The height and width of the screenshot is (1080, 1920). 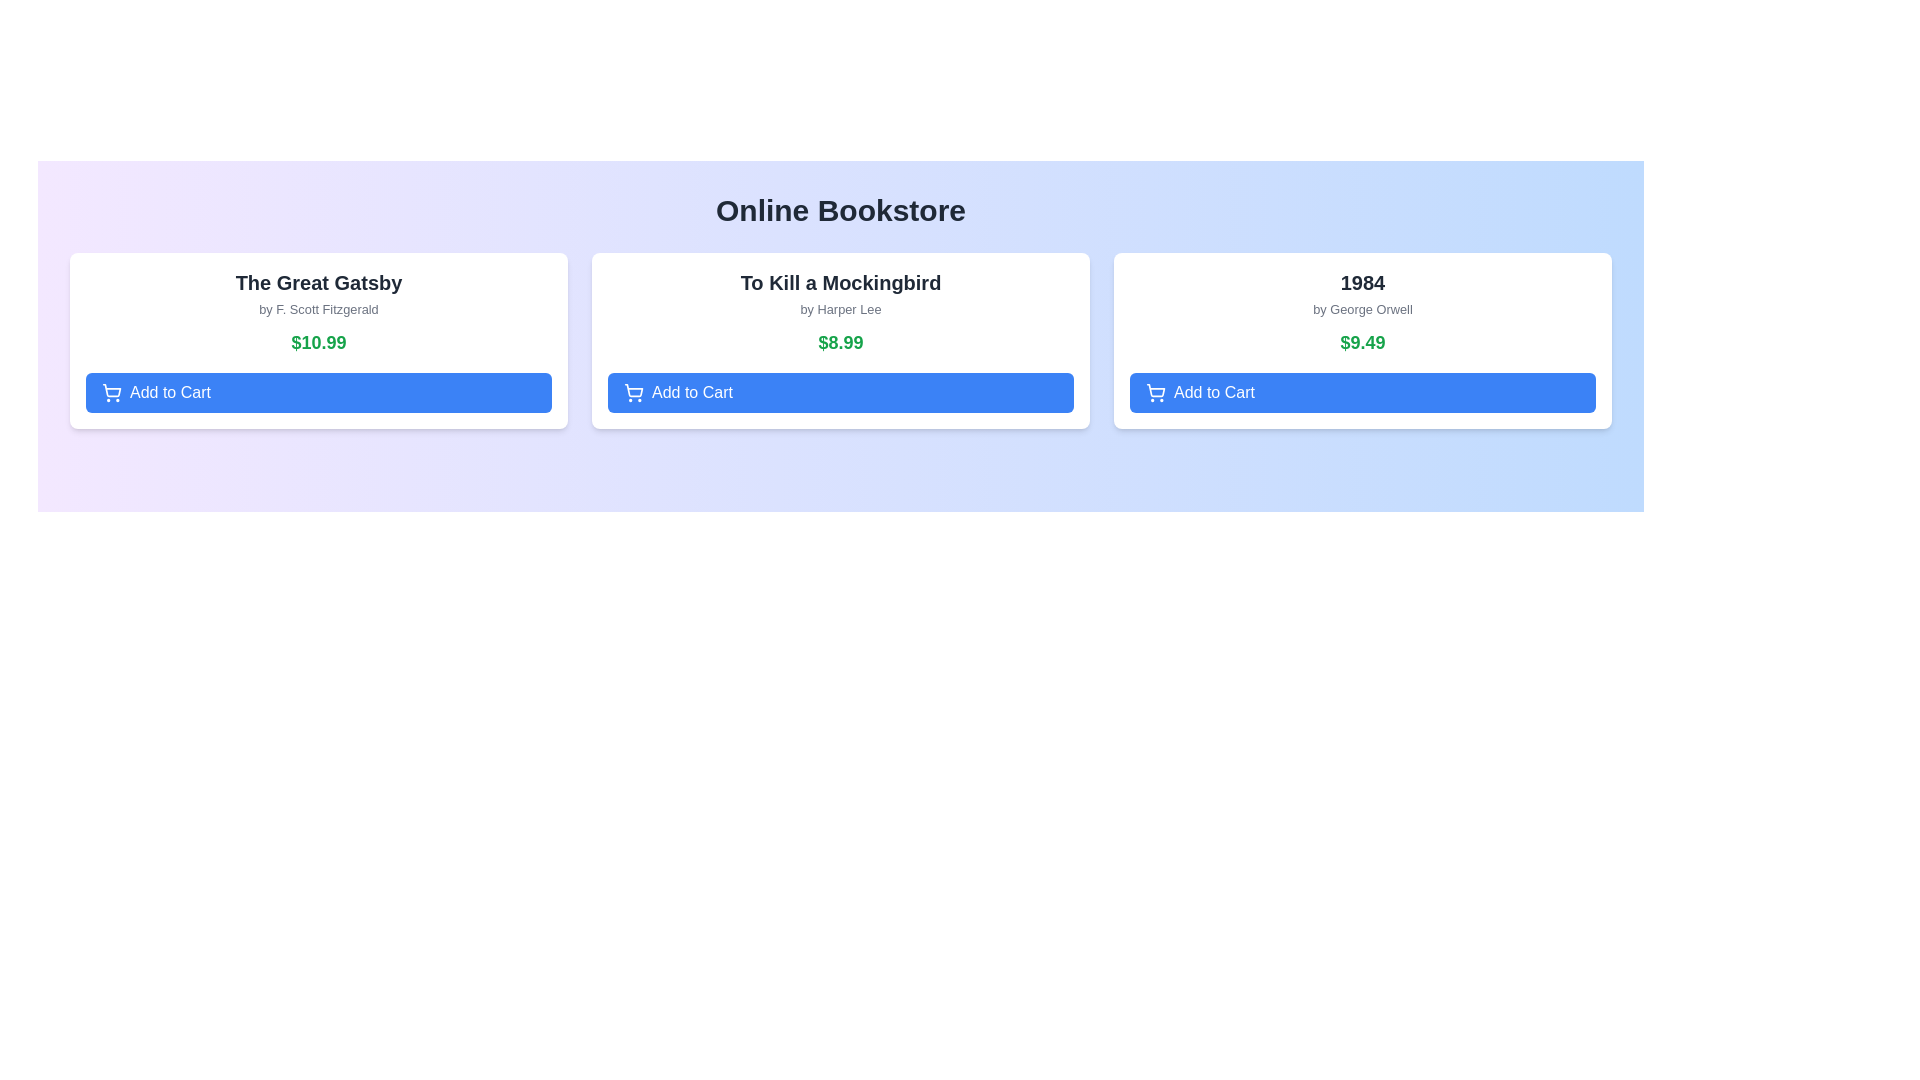 What do you see at coordinates (1156, 393) in the screenshot?
I see `the leftmost icon of the 'Add to Cart' button located under the product titled '1984' by George Orwell, which is the third button in a row of similar buttons` at bounding box center [1156, 393].